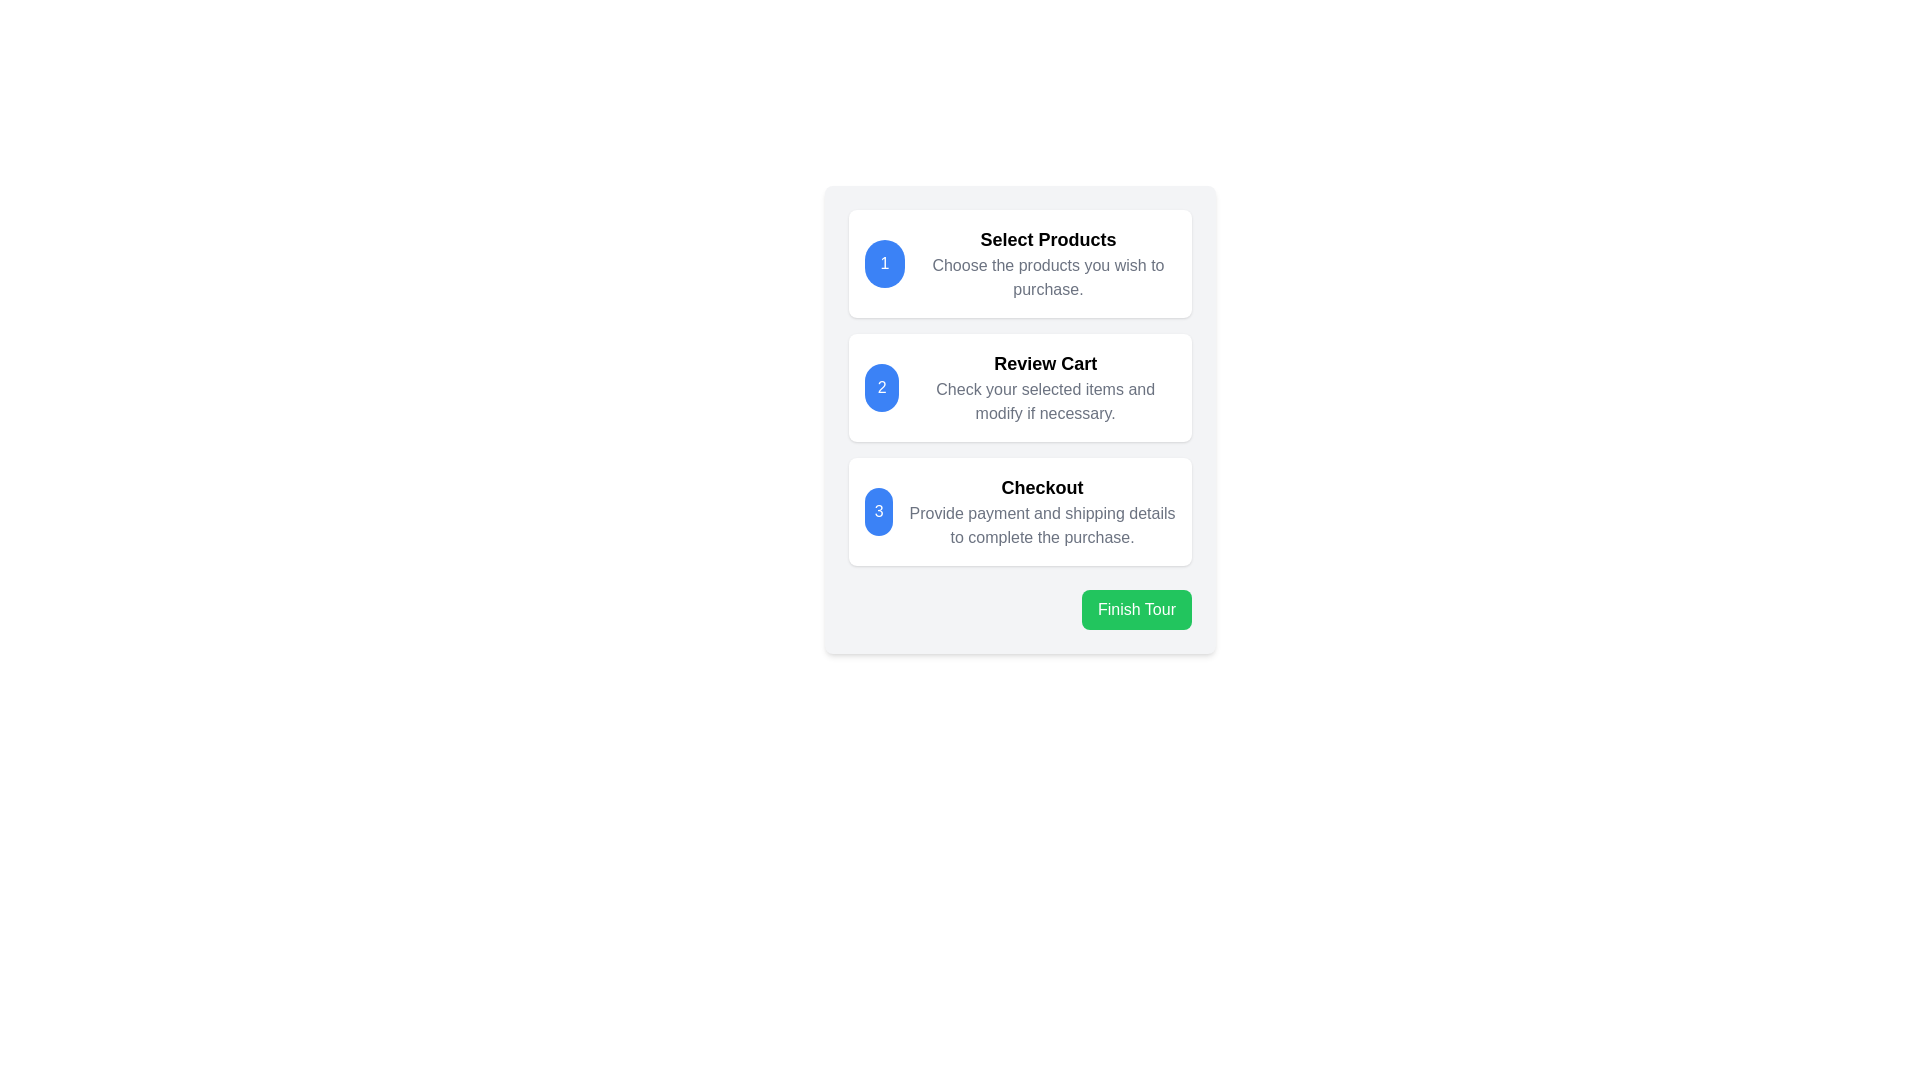  I want to click on the bold text heading labeled 'Checkout', which is prominently displayed at the top of the section explaining the next step in the process, so click(1041, 488).